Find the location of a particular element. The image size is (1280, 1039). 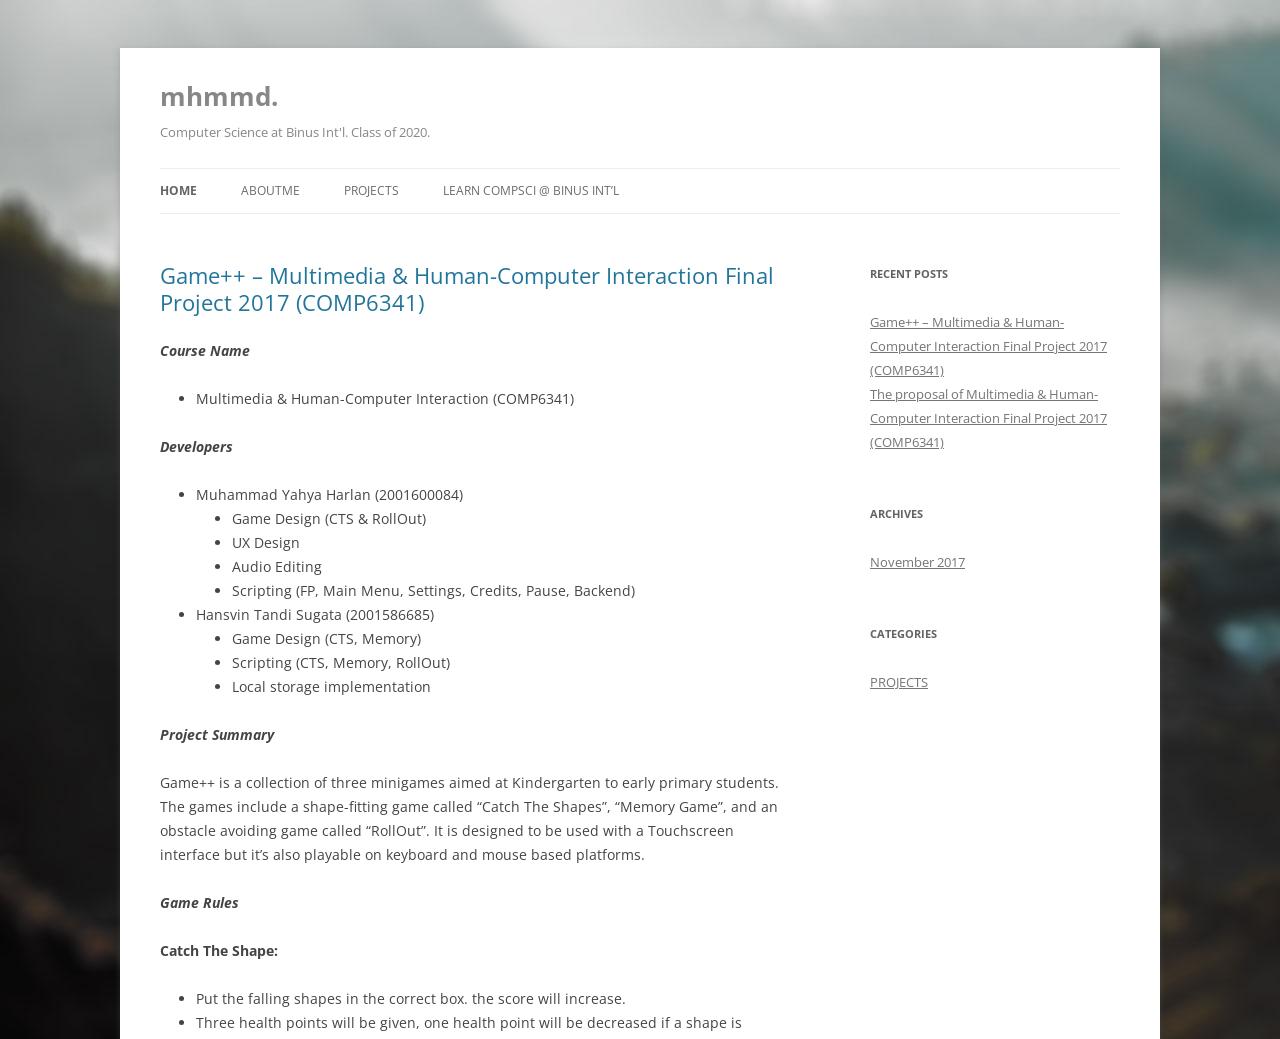

'Multimedia & Human-Computer Interaction (COMP6341)' is located at coordinates (385, 397).